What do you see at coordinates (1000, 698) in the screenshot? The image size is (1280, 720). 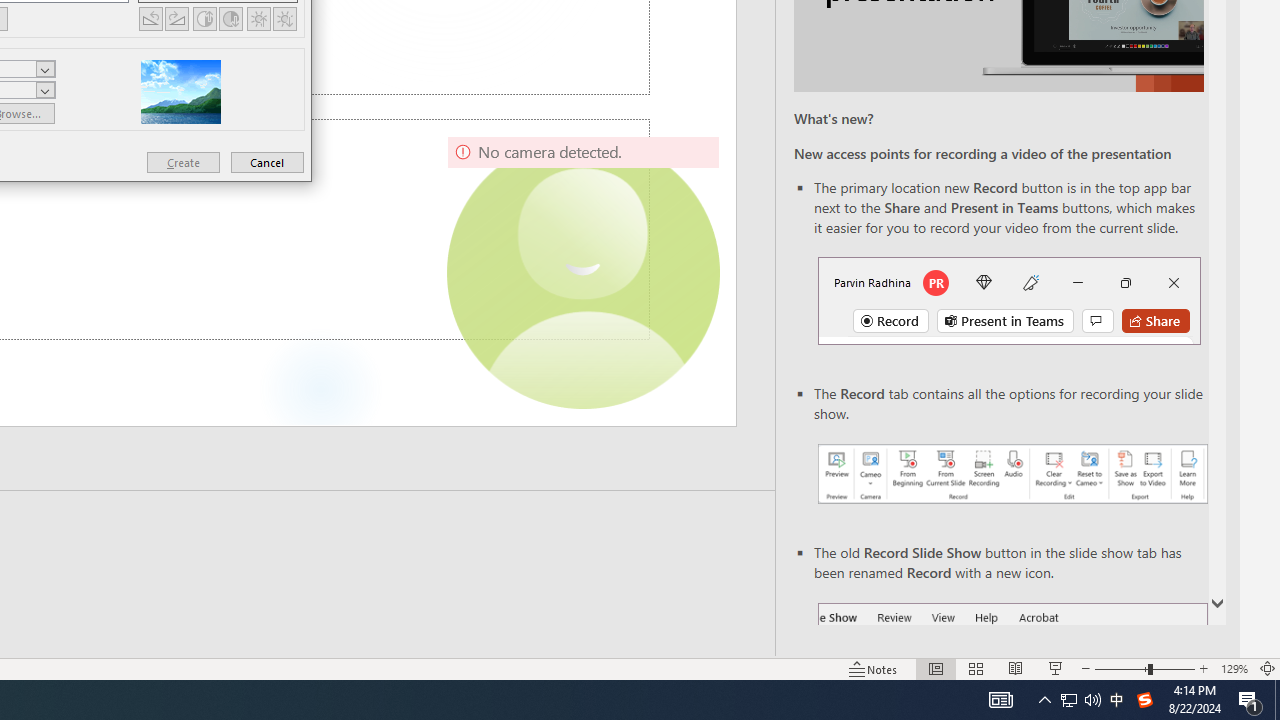 I see `'AutomationID: 4105'` at bounding box center [1000, 698].